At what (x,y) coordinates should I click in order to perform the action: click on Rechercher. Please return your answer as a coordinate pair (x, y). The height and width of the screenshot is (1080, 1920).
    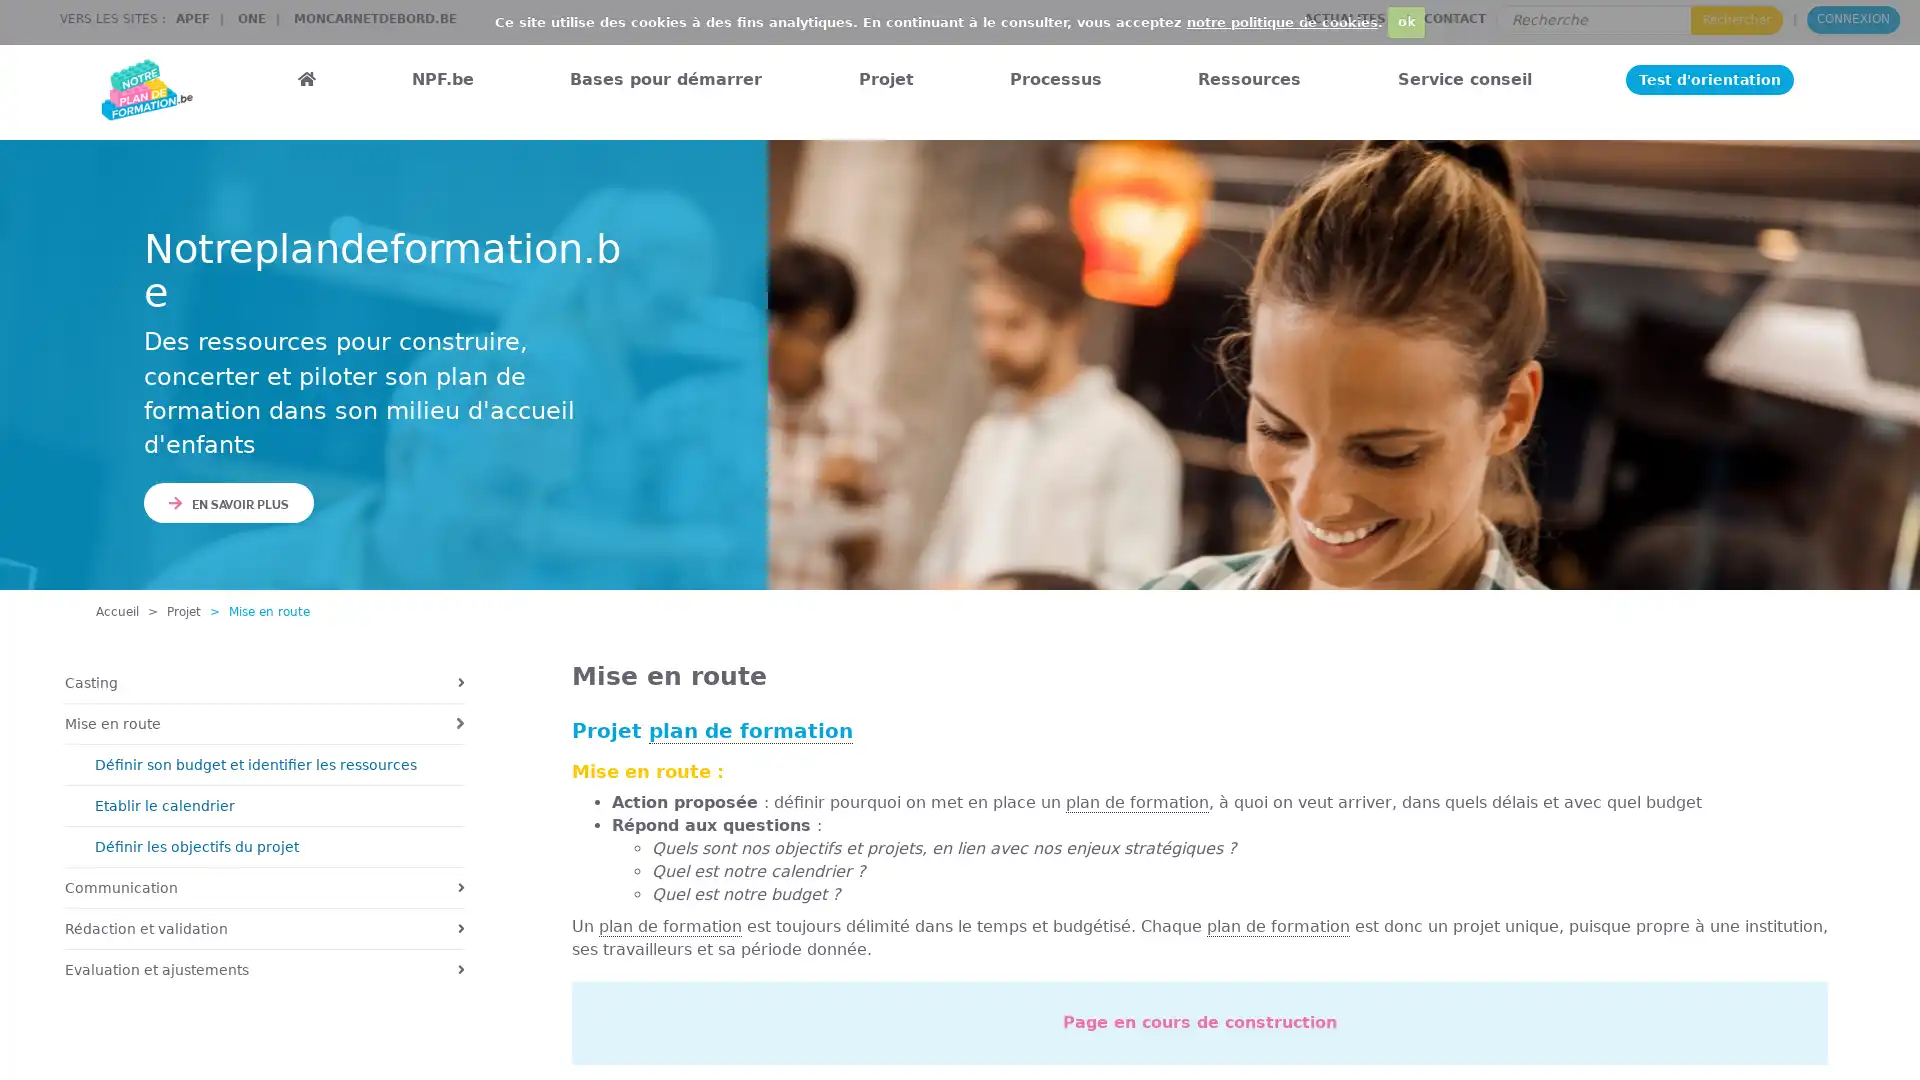
    Looking at the image, I should click on (1736, 19).